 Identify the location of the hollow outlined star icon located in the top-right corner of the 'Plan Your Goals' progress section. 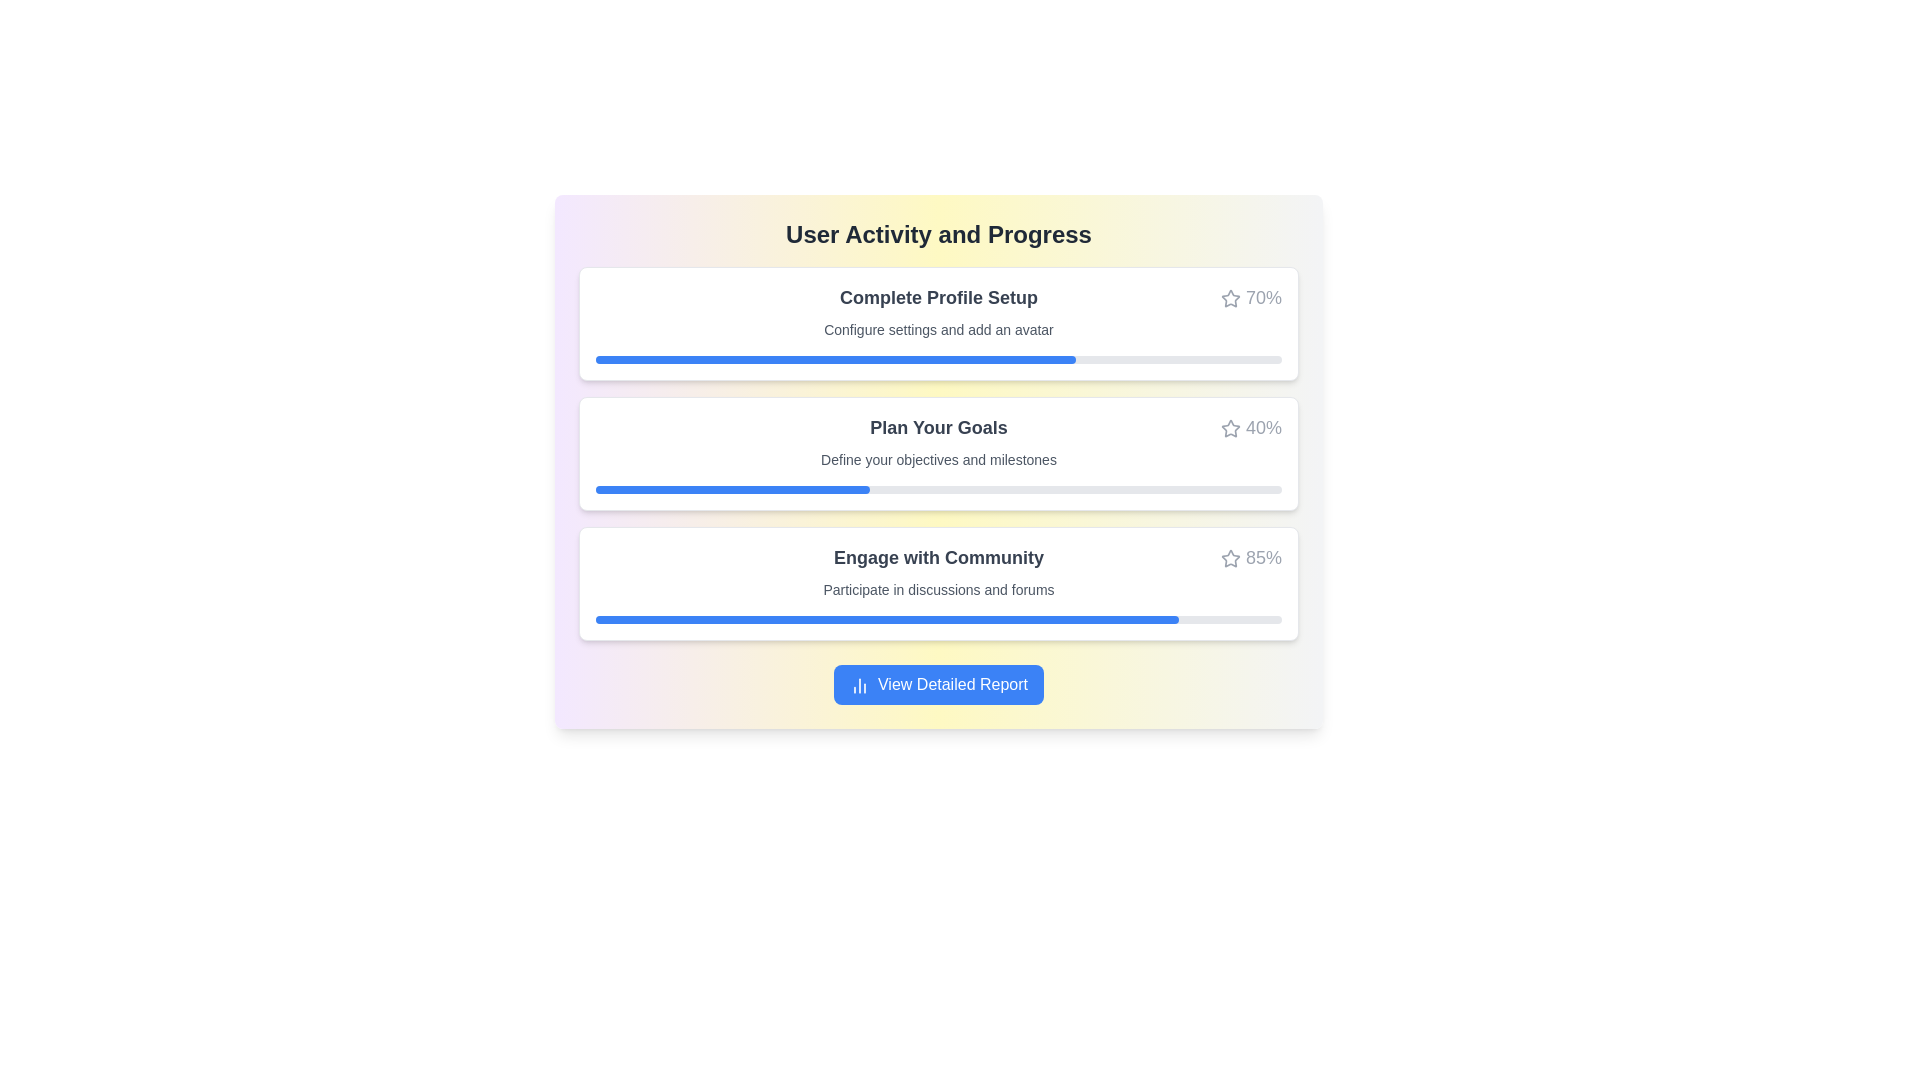
(1229, 428).